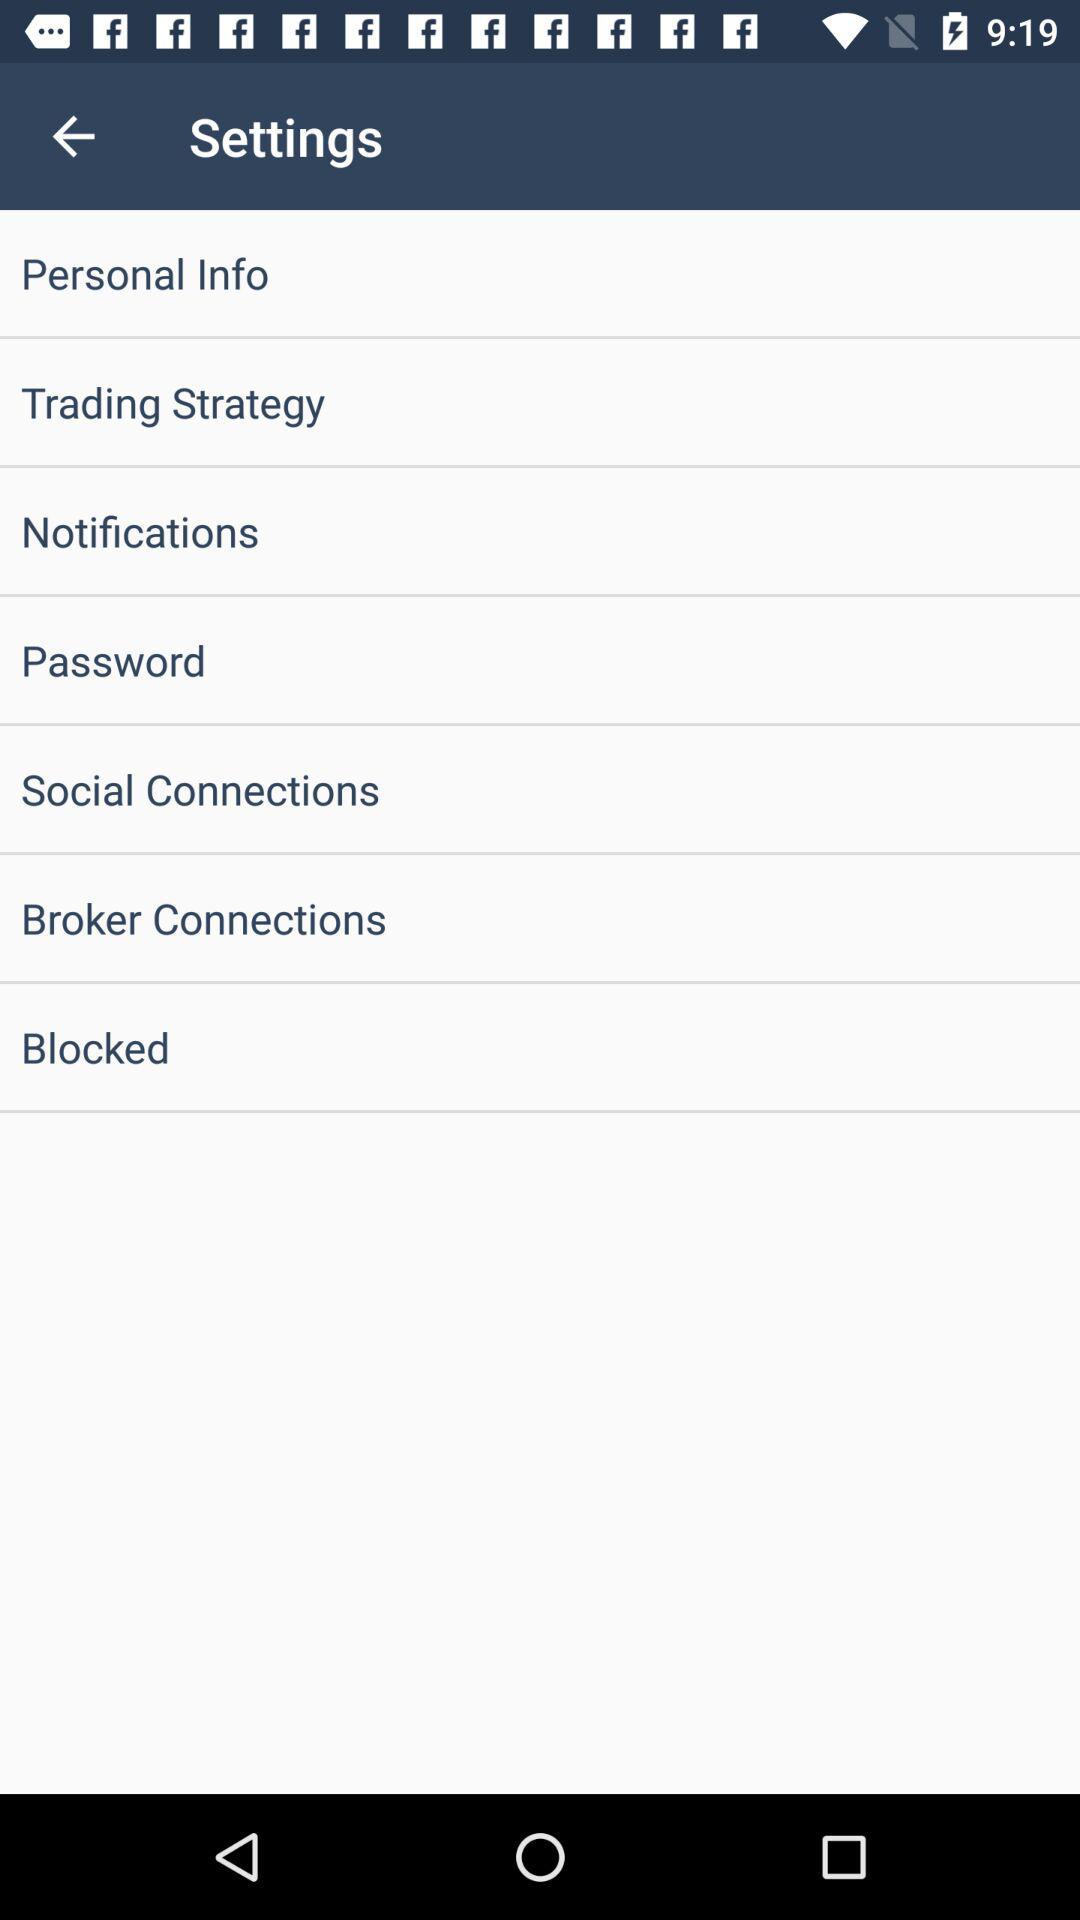  What do you see at coordinates (540, 531) in the screenshot?
I see `icon below the trading strategy` at bounding box center [540, 531].